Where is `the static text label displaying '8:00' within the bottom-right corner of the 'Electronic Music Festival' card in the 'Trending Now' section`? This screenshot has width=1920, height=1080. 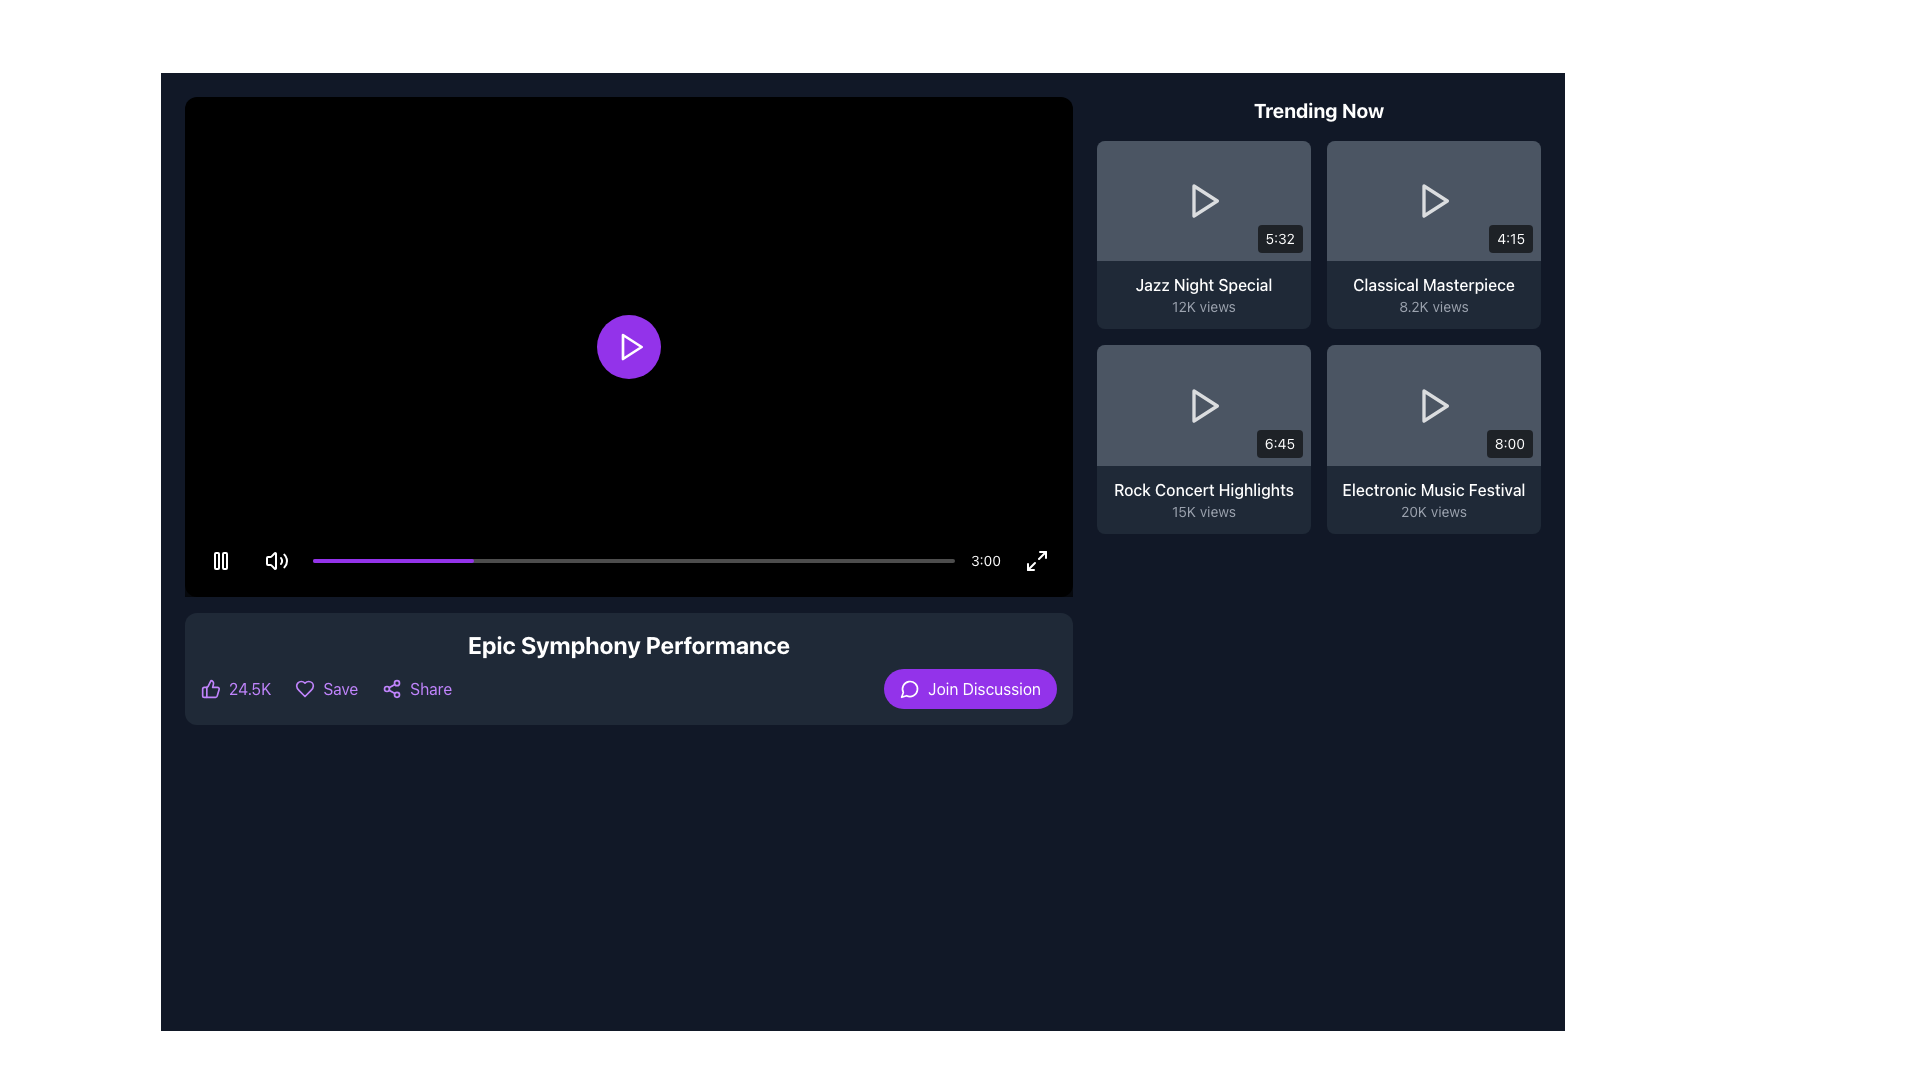
the static text label displaying '8:00' within the bottom-right corner of the 'Electronic Music Festival' card in the 'Trending Now' section is located at coordinates (1509, 442).